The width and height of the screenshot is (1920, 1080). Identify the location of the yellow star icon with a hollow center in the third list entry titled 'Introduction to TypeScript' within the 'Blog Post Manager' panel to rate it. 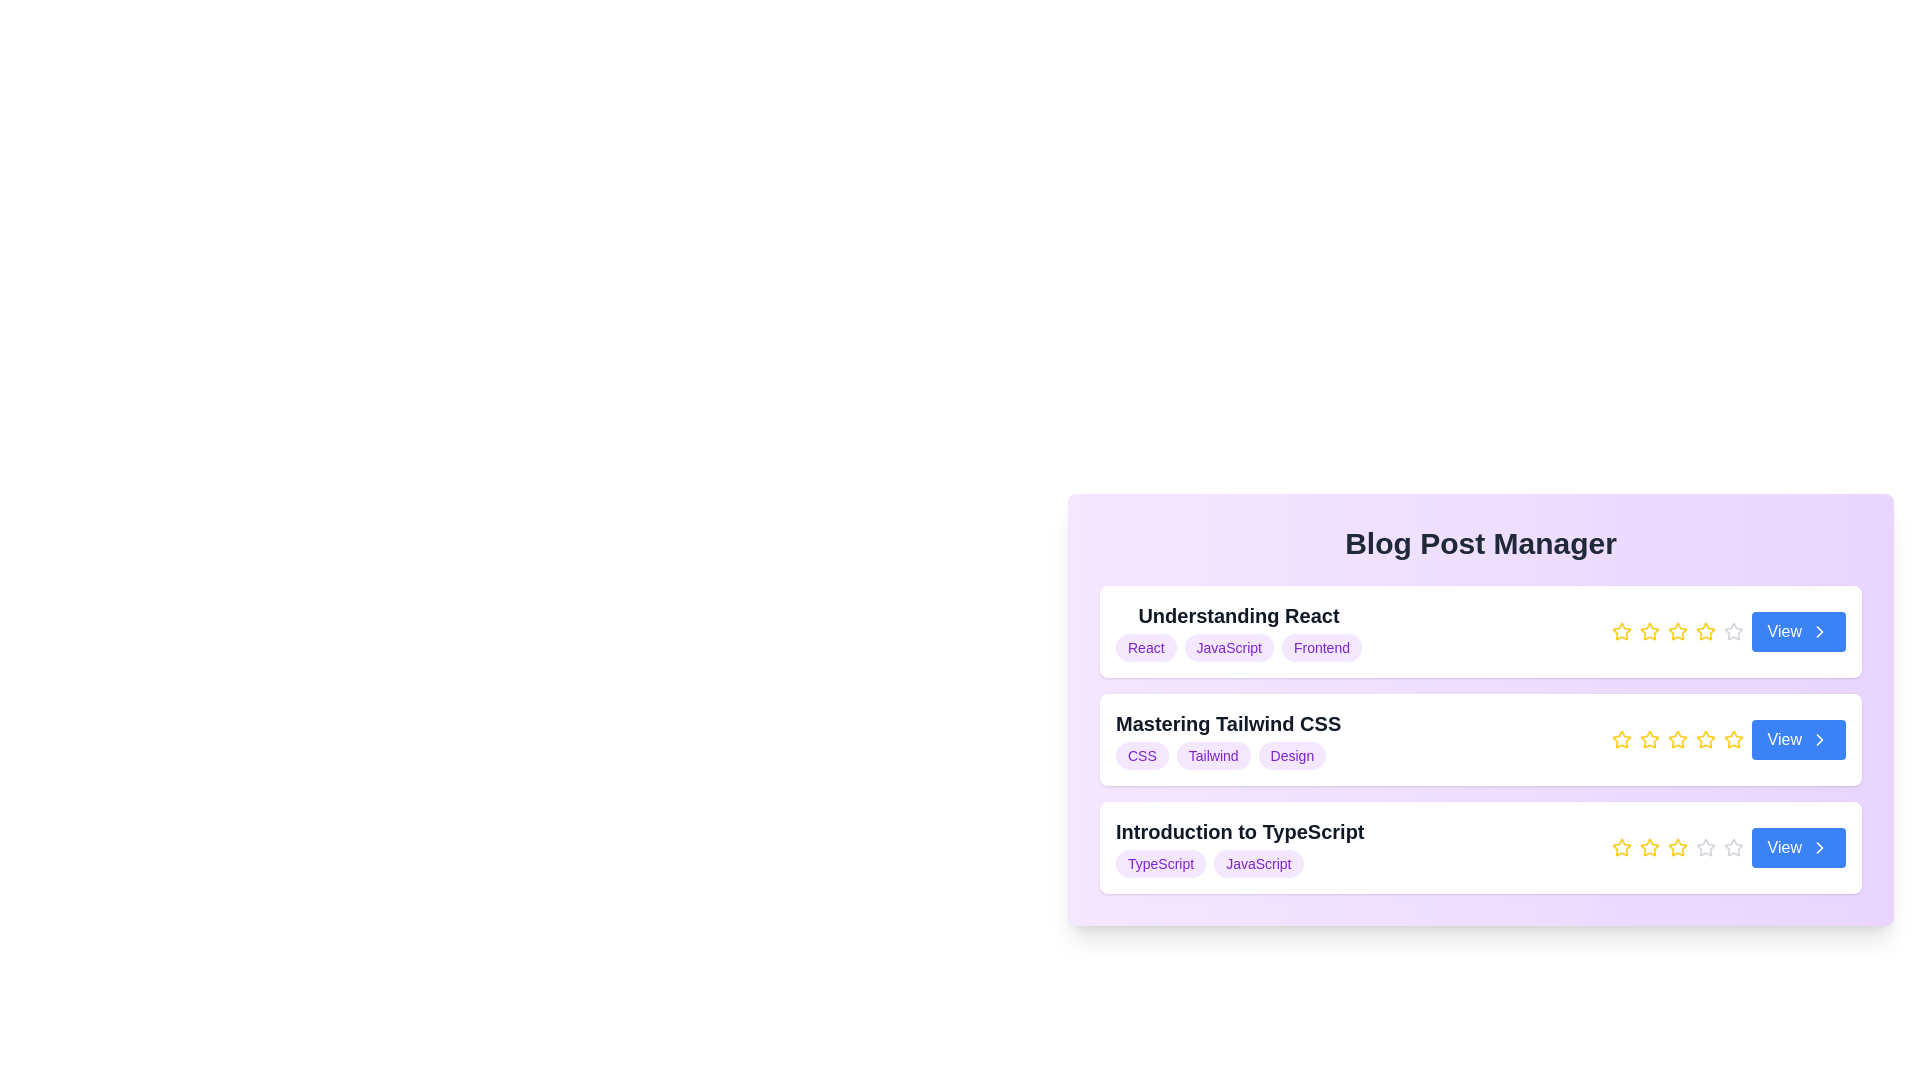
(1621, 847).